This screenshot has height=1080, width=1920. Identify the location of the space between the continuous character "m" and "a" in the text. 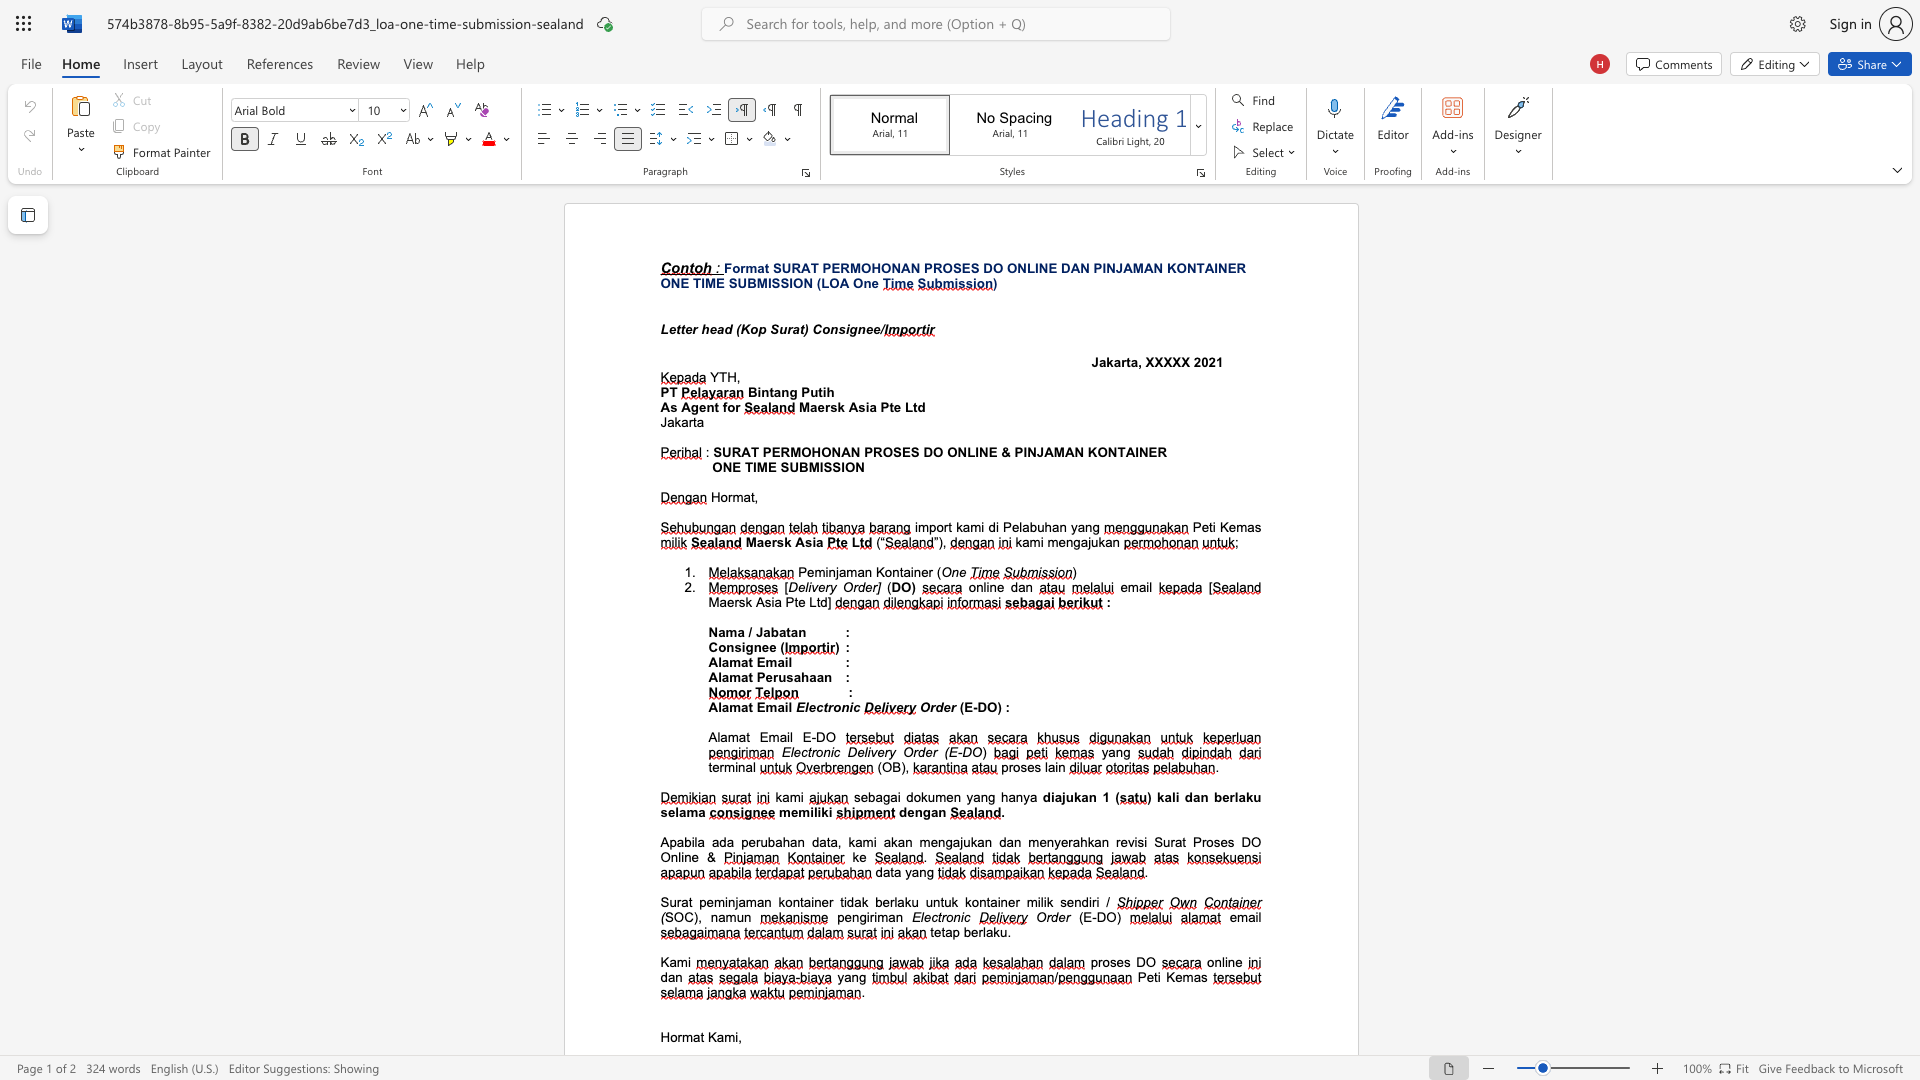
(1245, 526).